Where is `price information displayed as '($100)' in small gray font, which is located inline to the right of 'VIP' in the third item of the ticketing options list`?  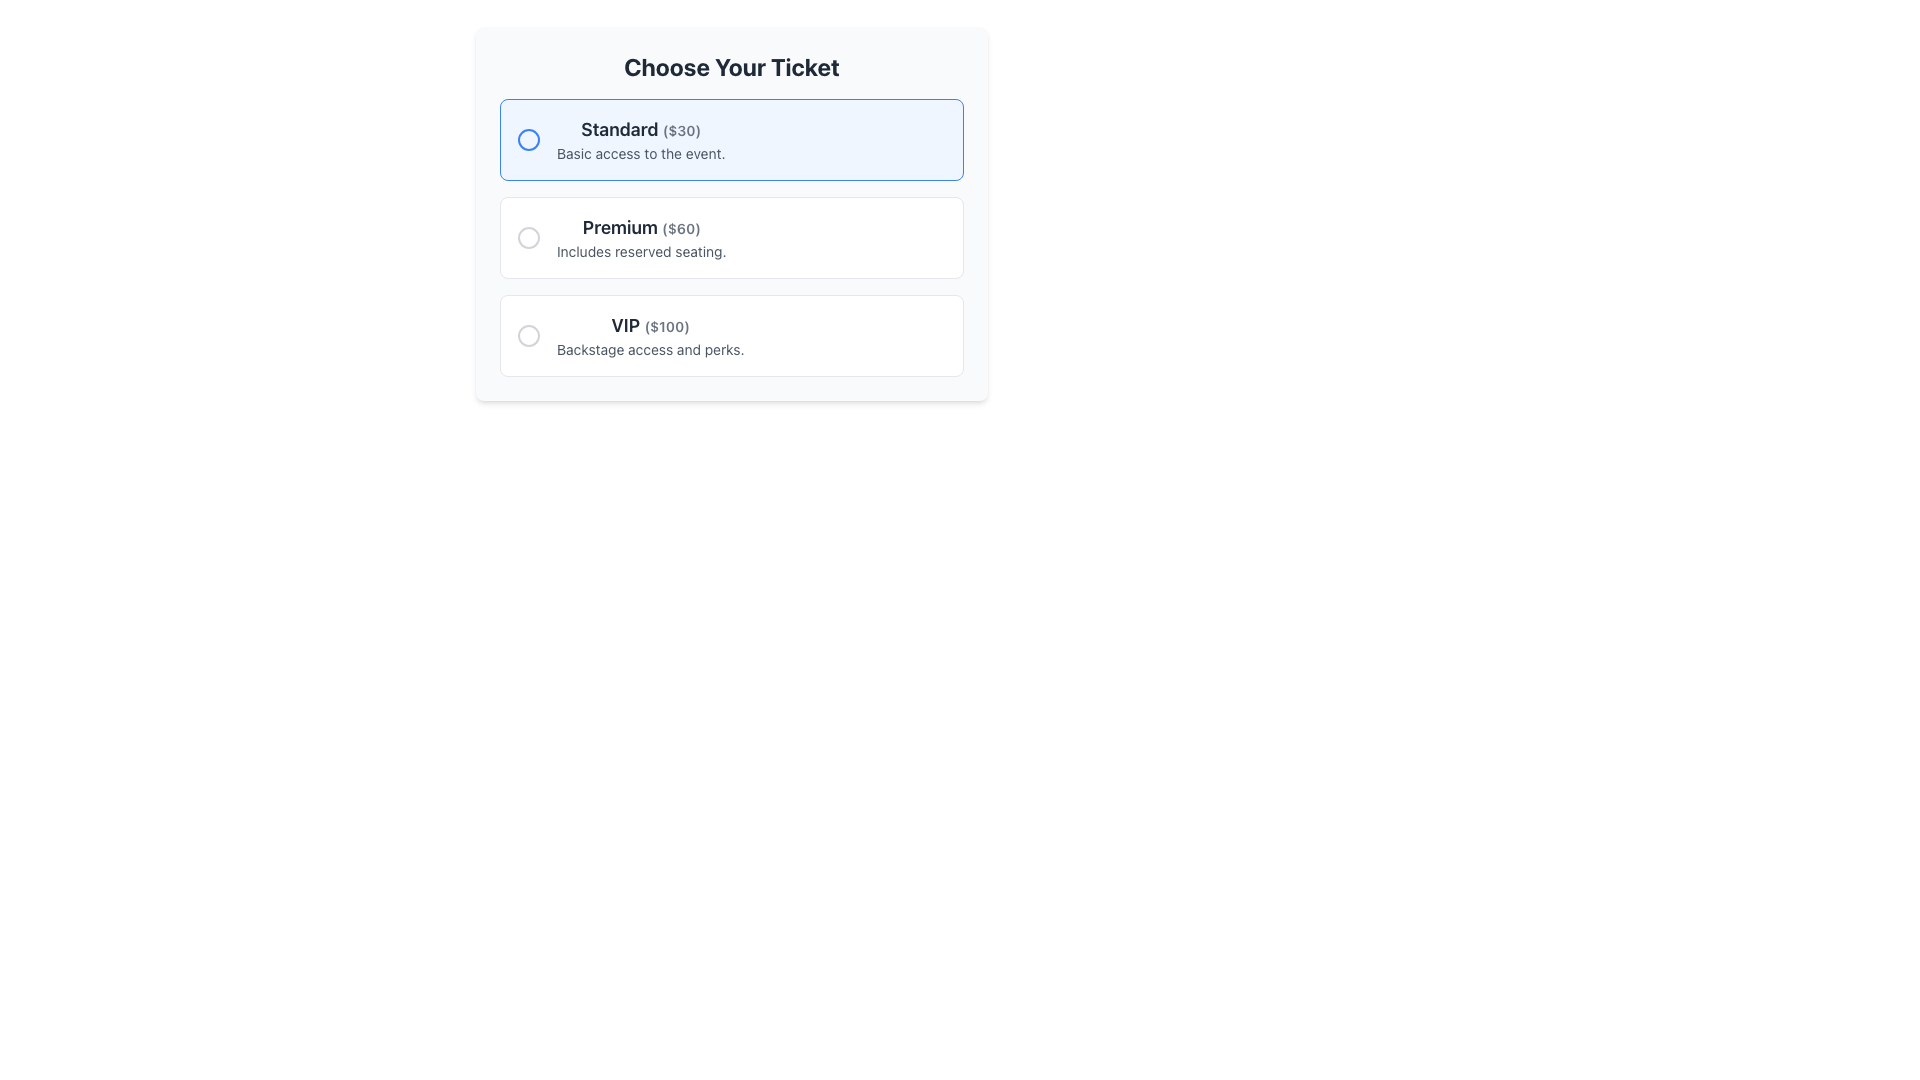 price information displayed as '($100)' in small gray font, which is located inline to the right of 'VIP' in the third item of the ticketing options list is located at coordinates (667, 325).